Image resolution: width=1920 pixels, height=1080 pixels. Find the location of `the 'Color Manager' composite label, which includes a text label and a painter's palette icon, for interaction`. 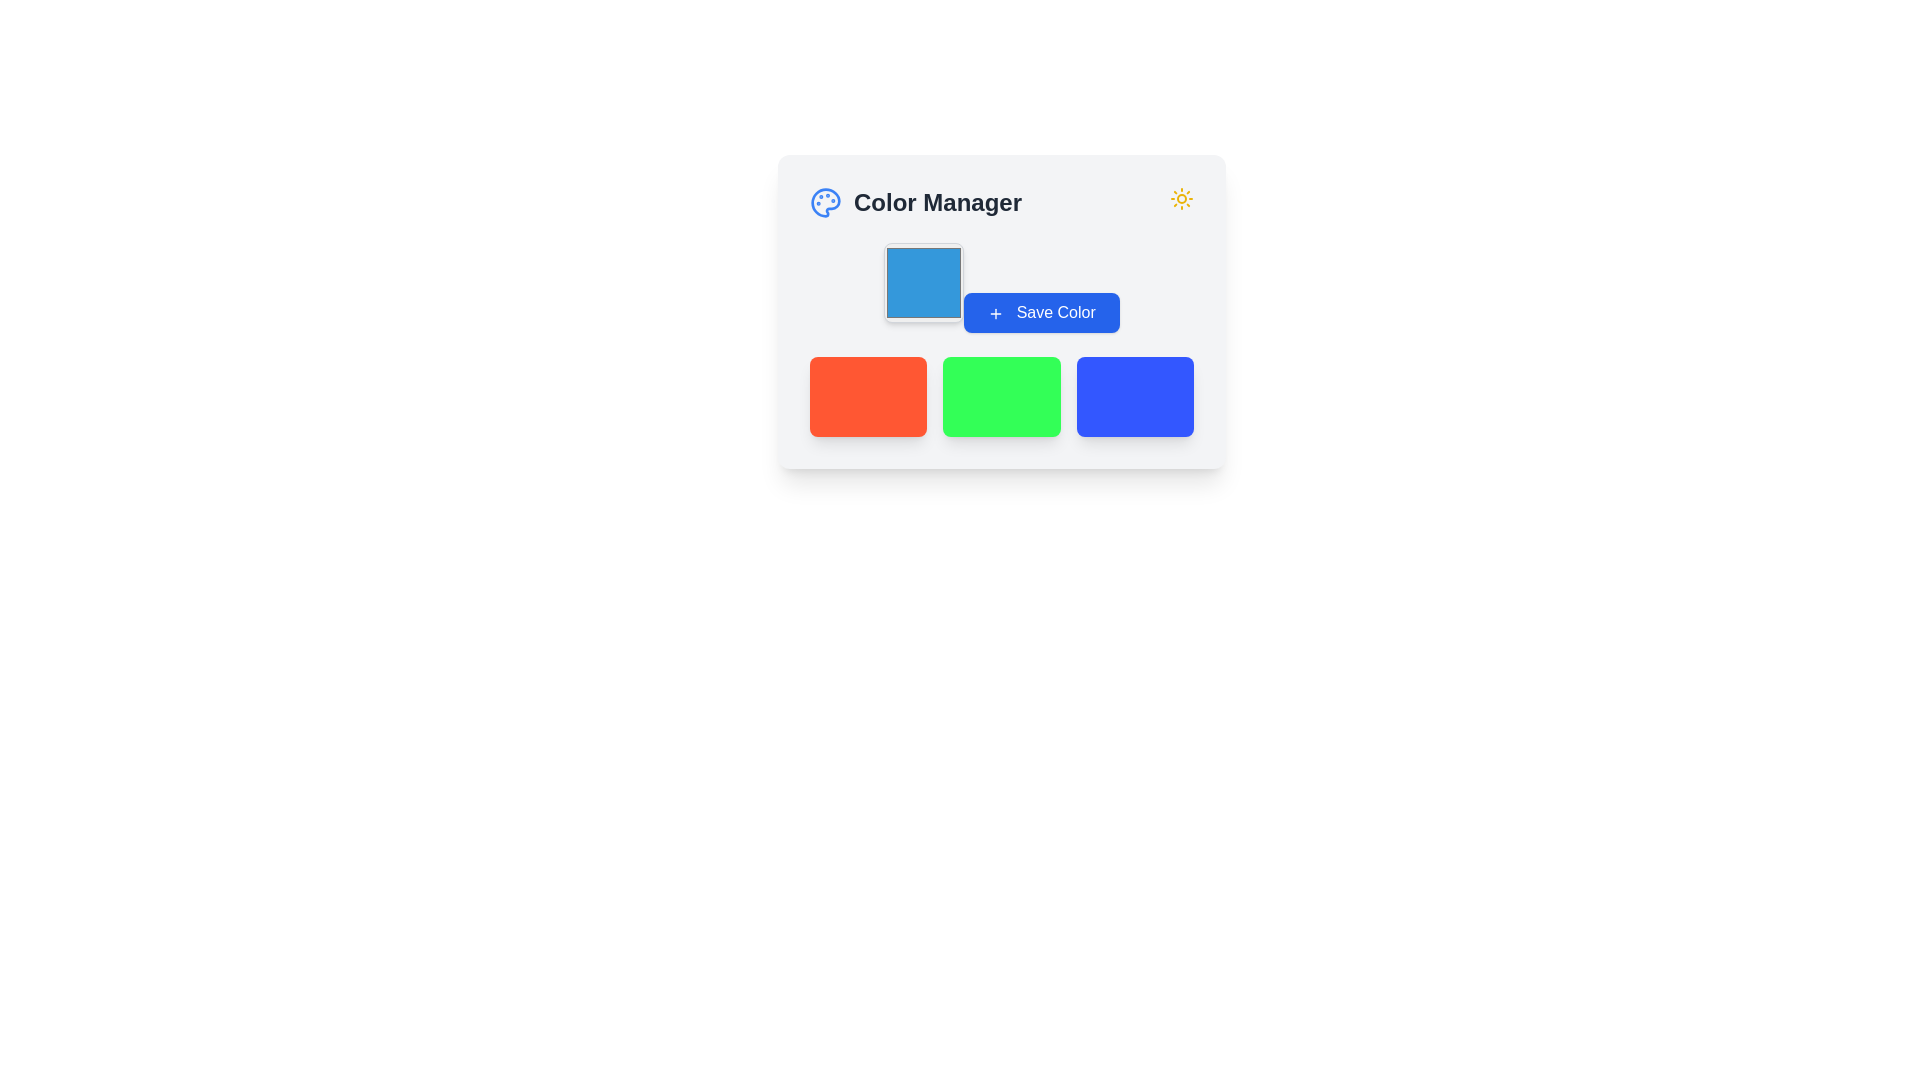

the 'Color Manager' composite label, which includes a text label and a painter's palette icon, for interaction is located at coordinates (915, 203).